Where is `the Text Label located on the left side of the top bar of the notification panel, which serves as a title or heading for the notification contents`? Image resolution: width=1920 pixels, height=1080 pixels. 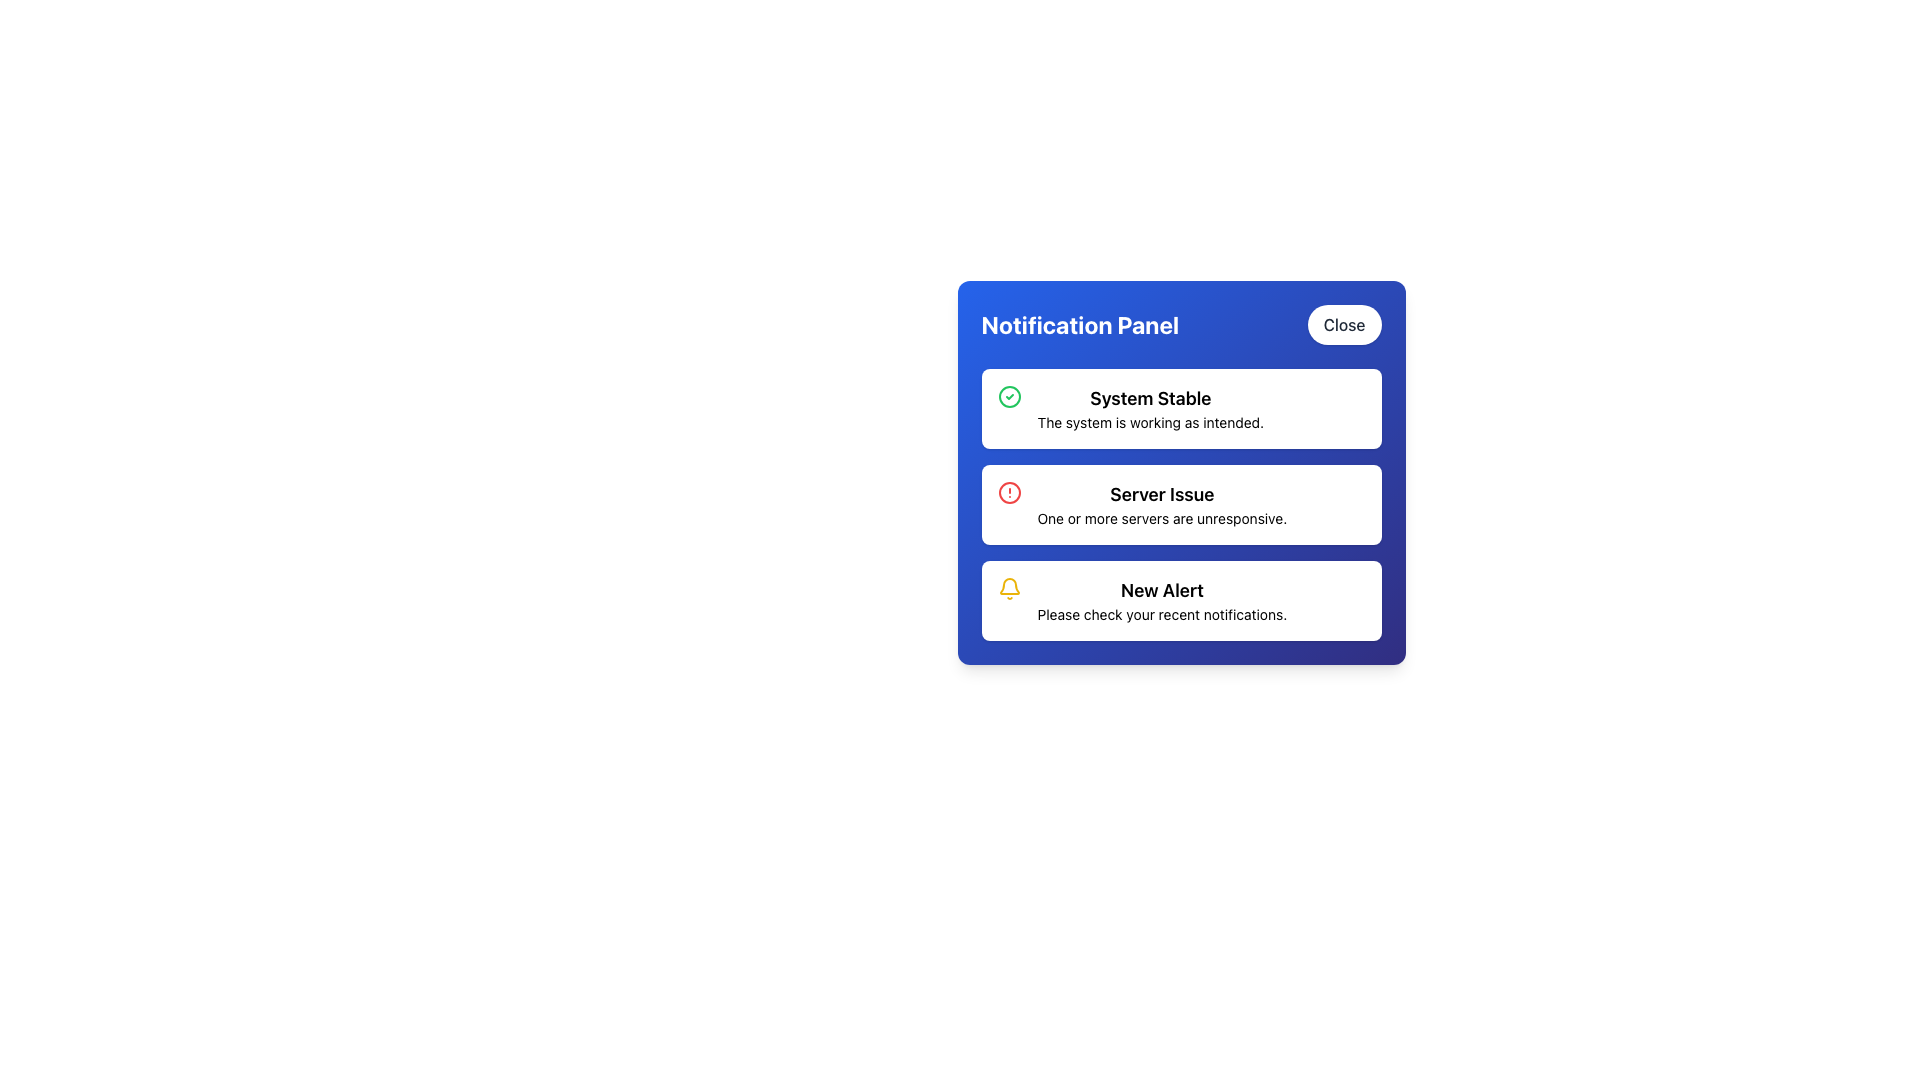 the Text Label located on the left side of the top bar of the notification panel, which serves as a title or heading for the notification contents is located at coordinates (1079, 323).